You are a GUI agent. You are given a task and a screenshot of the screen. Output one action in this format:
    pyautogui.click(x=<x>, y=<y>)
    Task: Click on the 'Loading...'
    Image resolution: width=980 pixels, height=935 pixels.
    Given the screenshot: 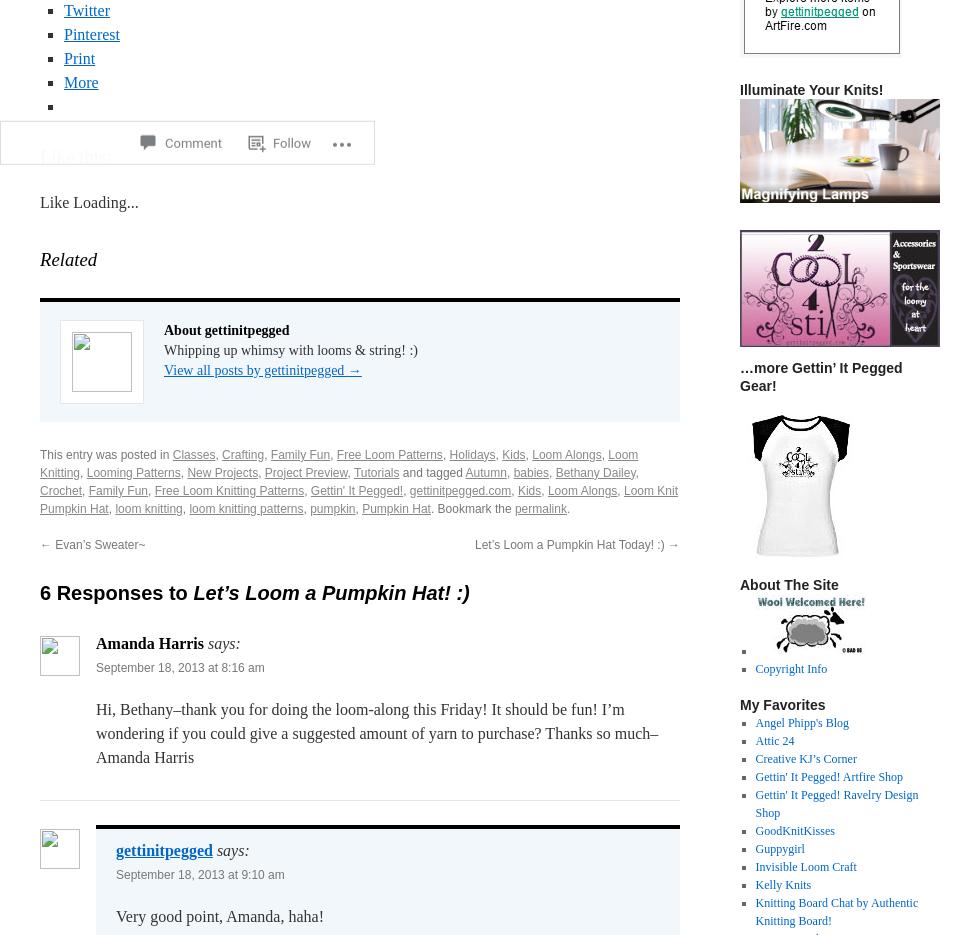 What is the action you would take?
    pyautogui.click(x=73, y=200)
    